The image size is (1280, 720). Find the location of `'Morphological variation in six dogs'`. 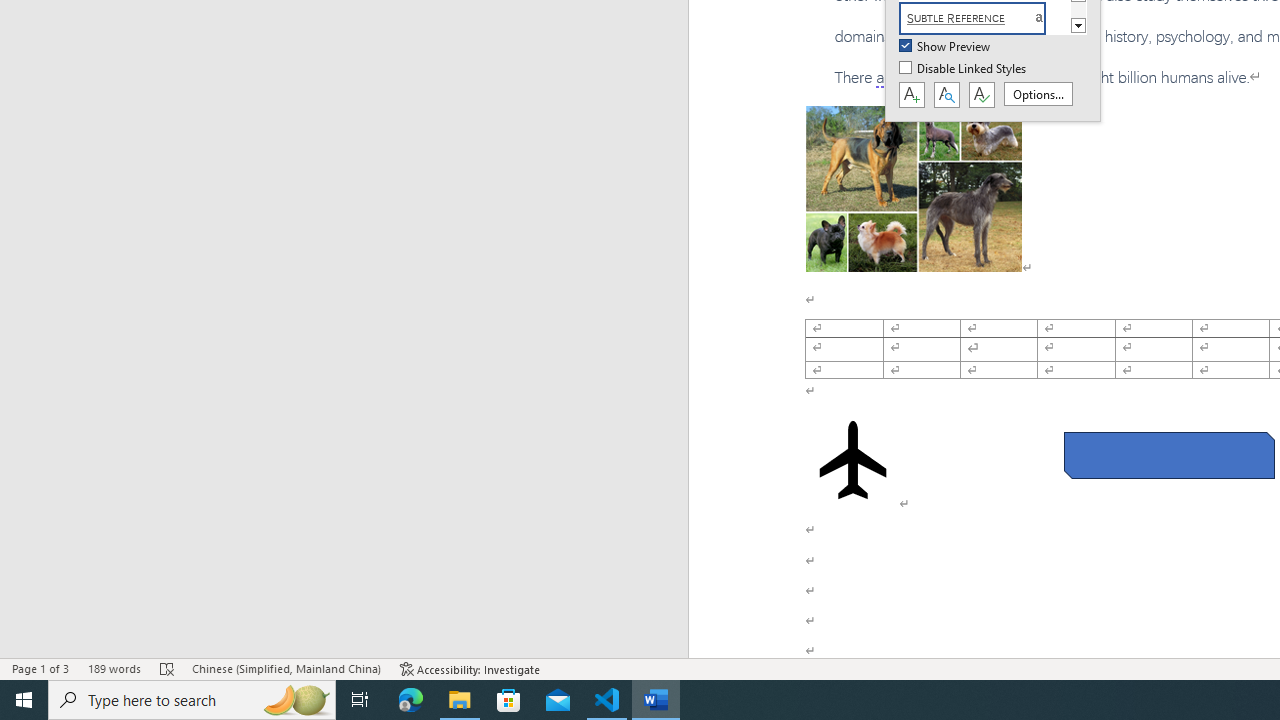

'Morphological variation in six dogs' is located at coordinates (912, 189).